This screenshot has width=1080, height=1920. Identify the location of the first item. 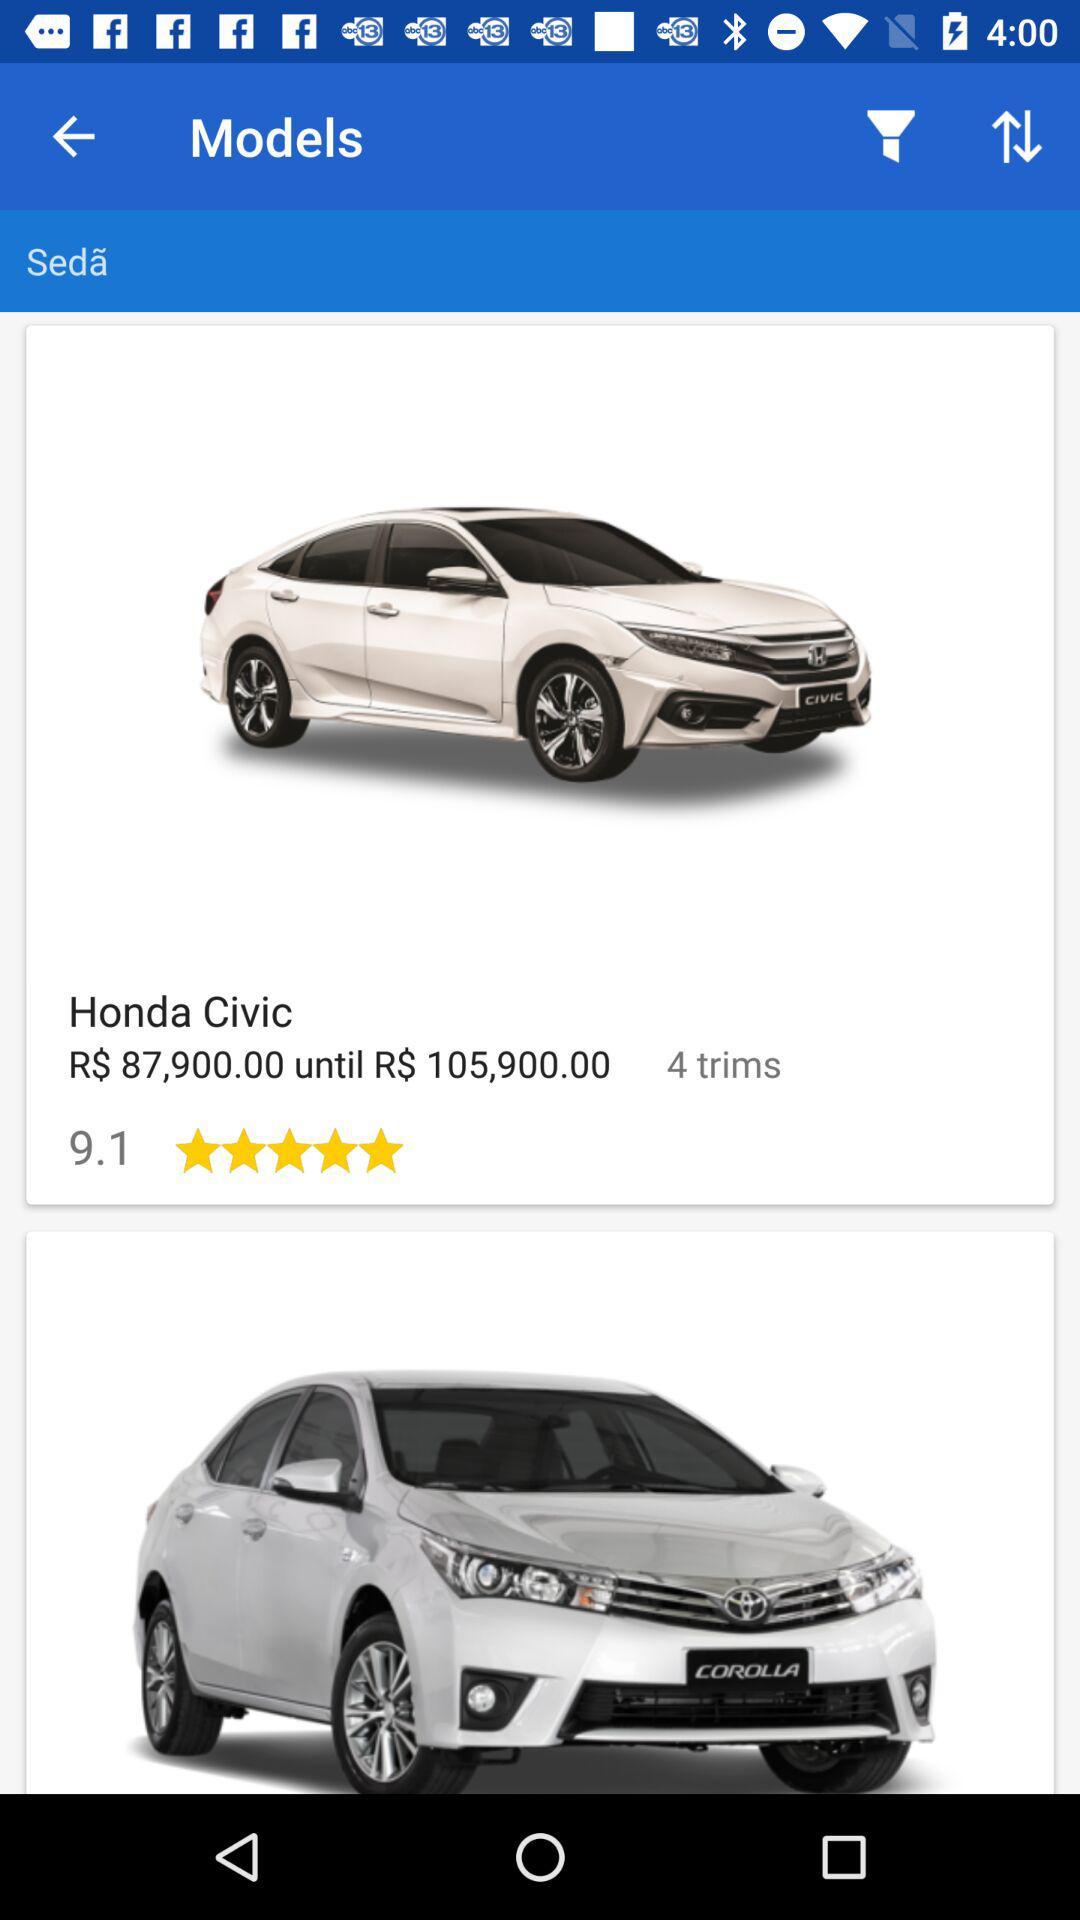
(540, 764).